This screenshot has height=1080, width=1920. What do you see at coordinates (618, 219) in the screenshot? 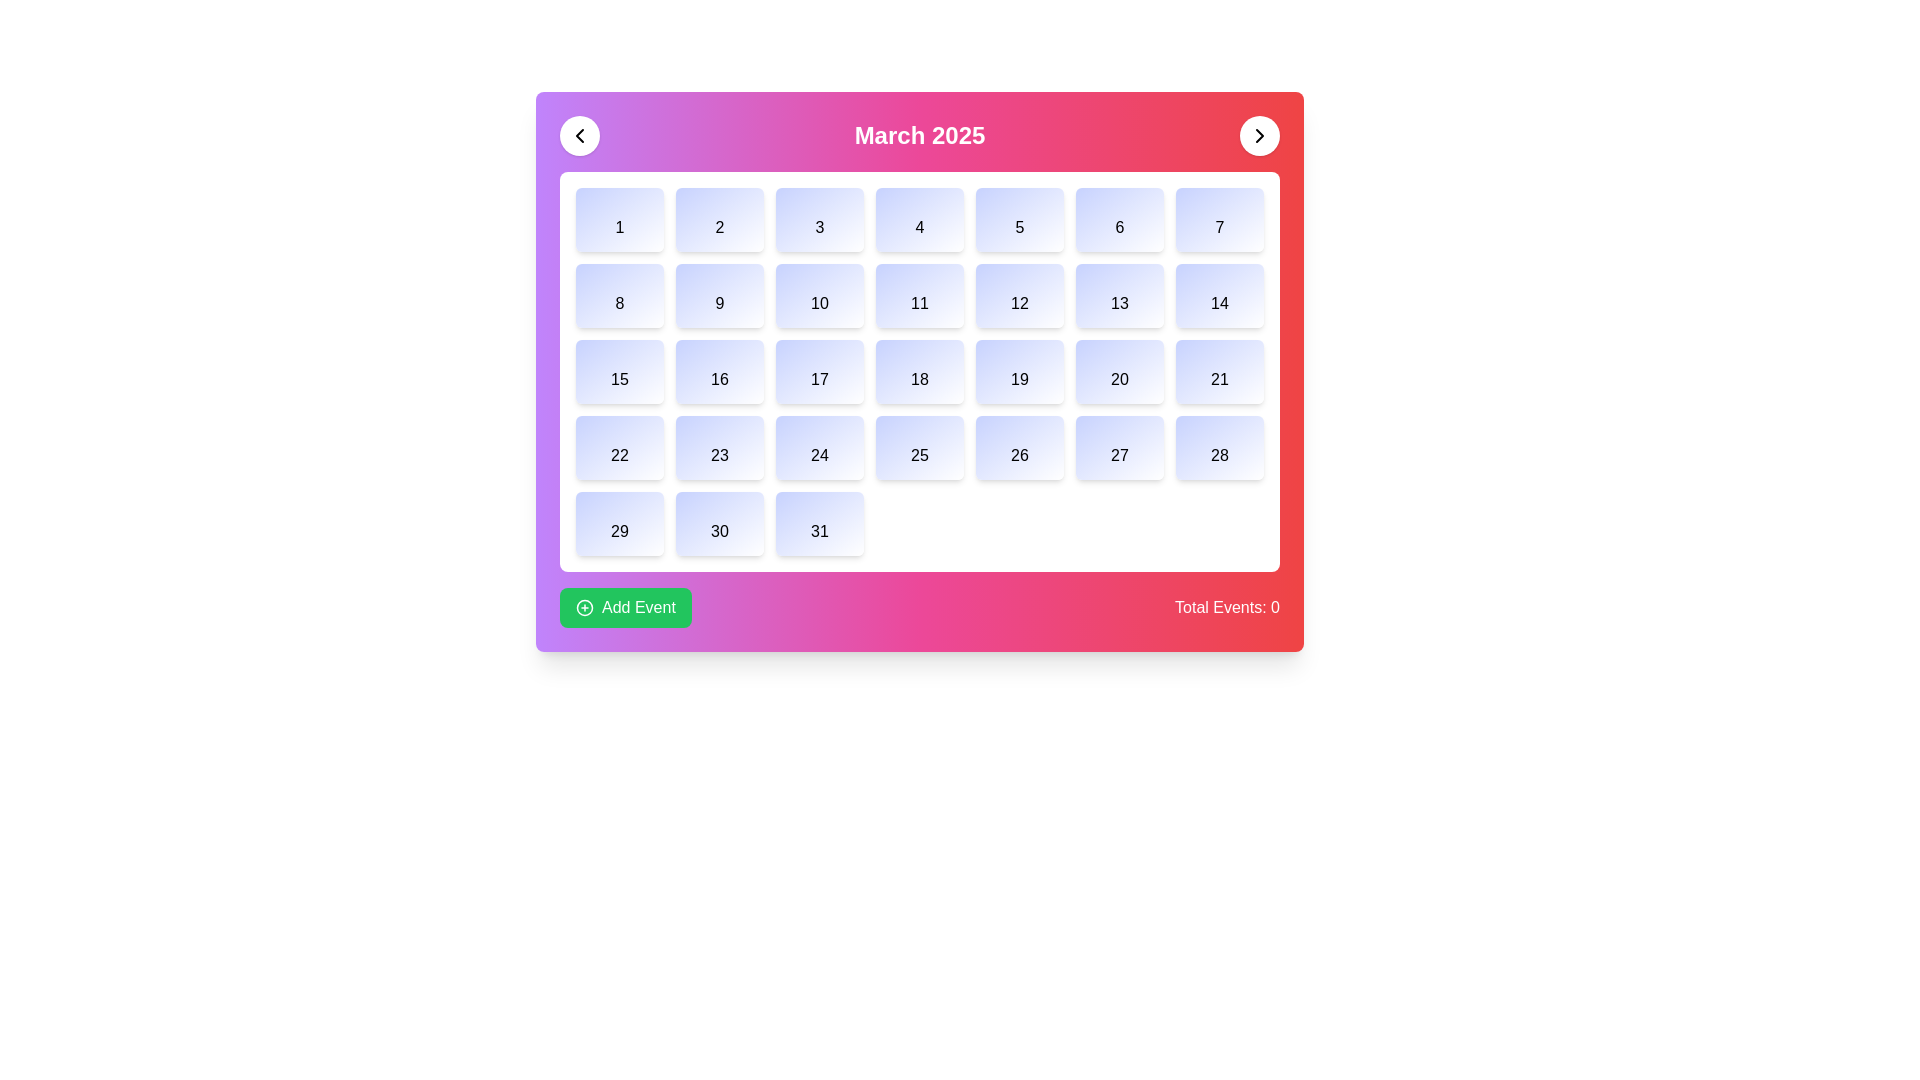
I see `the label representing the first day of March 2025 in the calendar grid, located at the top-left corner of the grid layout` at bounding box center [618, 219].